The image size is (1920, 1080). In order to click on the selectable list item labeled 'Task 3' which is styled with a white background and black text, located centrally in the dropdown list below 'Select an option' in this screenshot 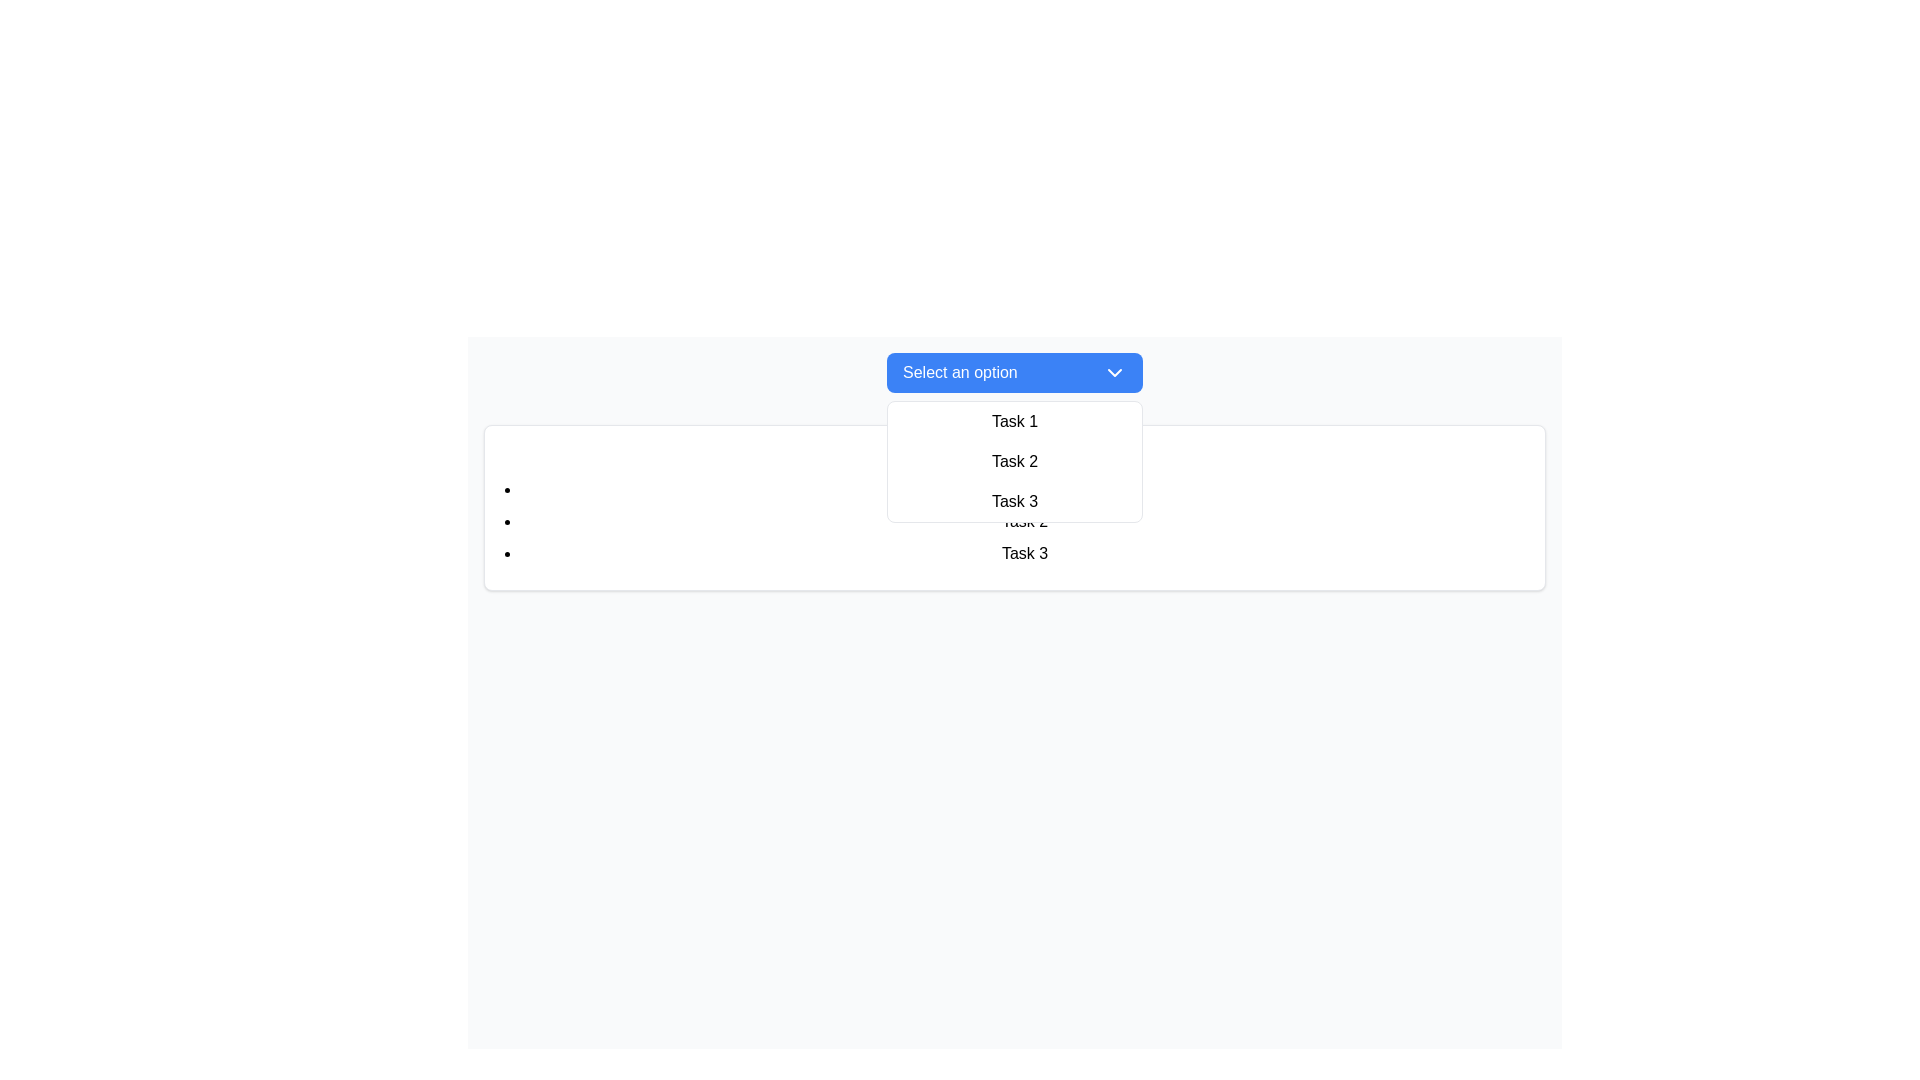, I will do `click(1014, 500)`.